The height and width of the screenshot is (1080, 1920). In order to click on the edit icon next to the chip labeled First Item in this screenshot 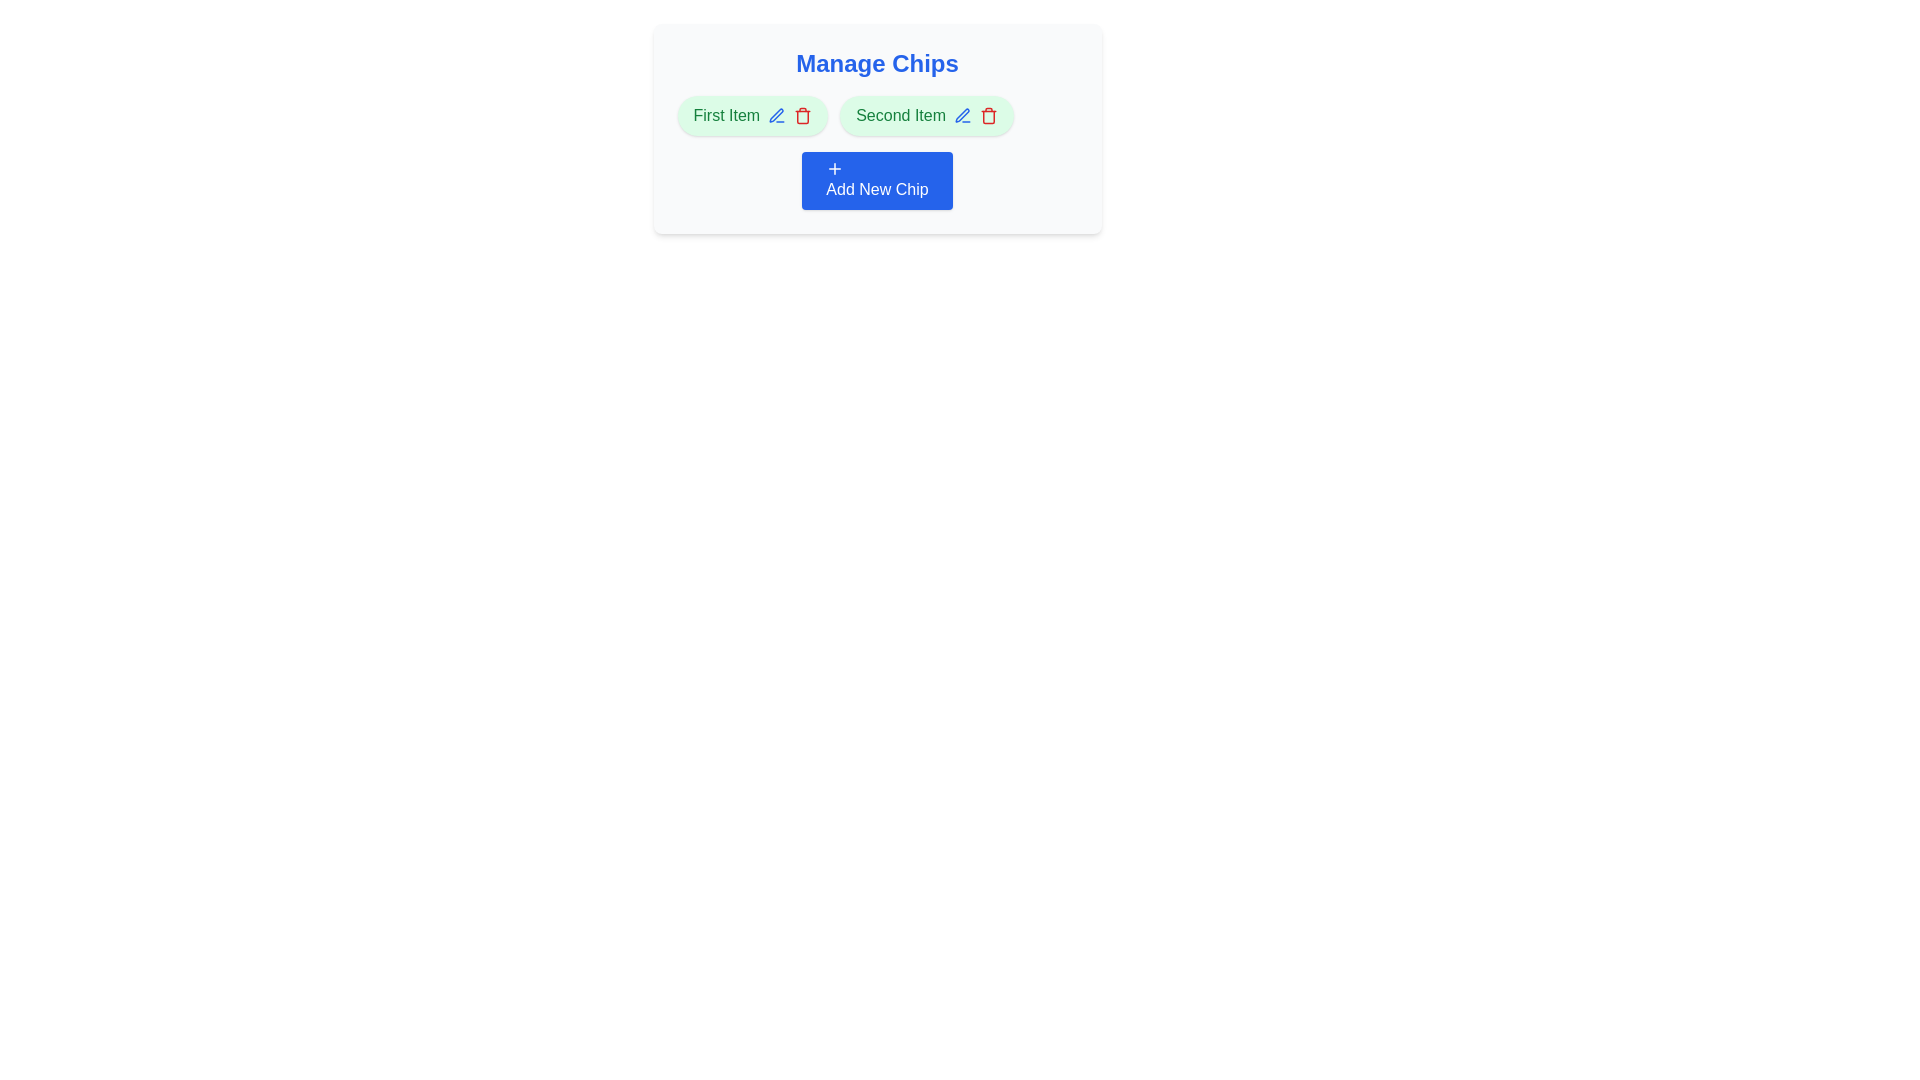, I will do `click(776, 115)`.